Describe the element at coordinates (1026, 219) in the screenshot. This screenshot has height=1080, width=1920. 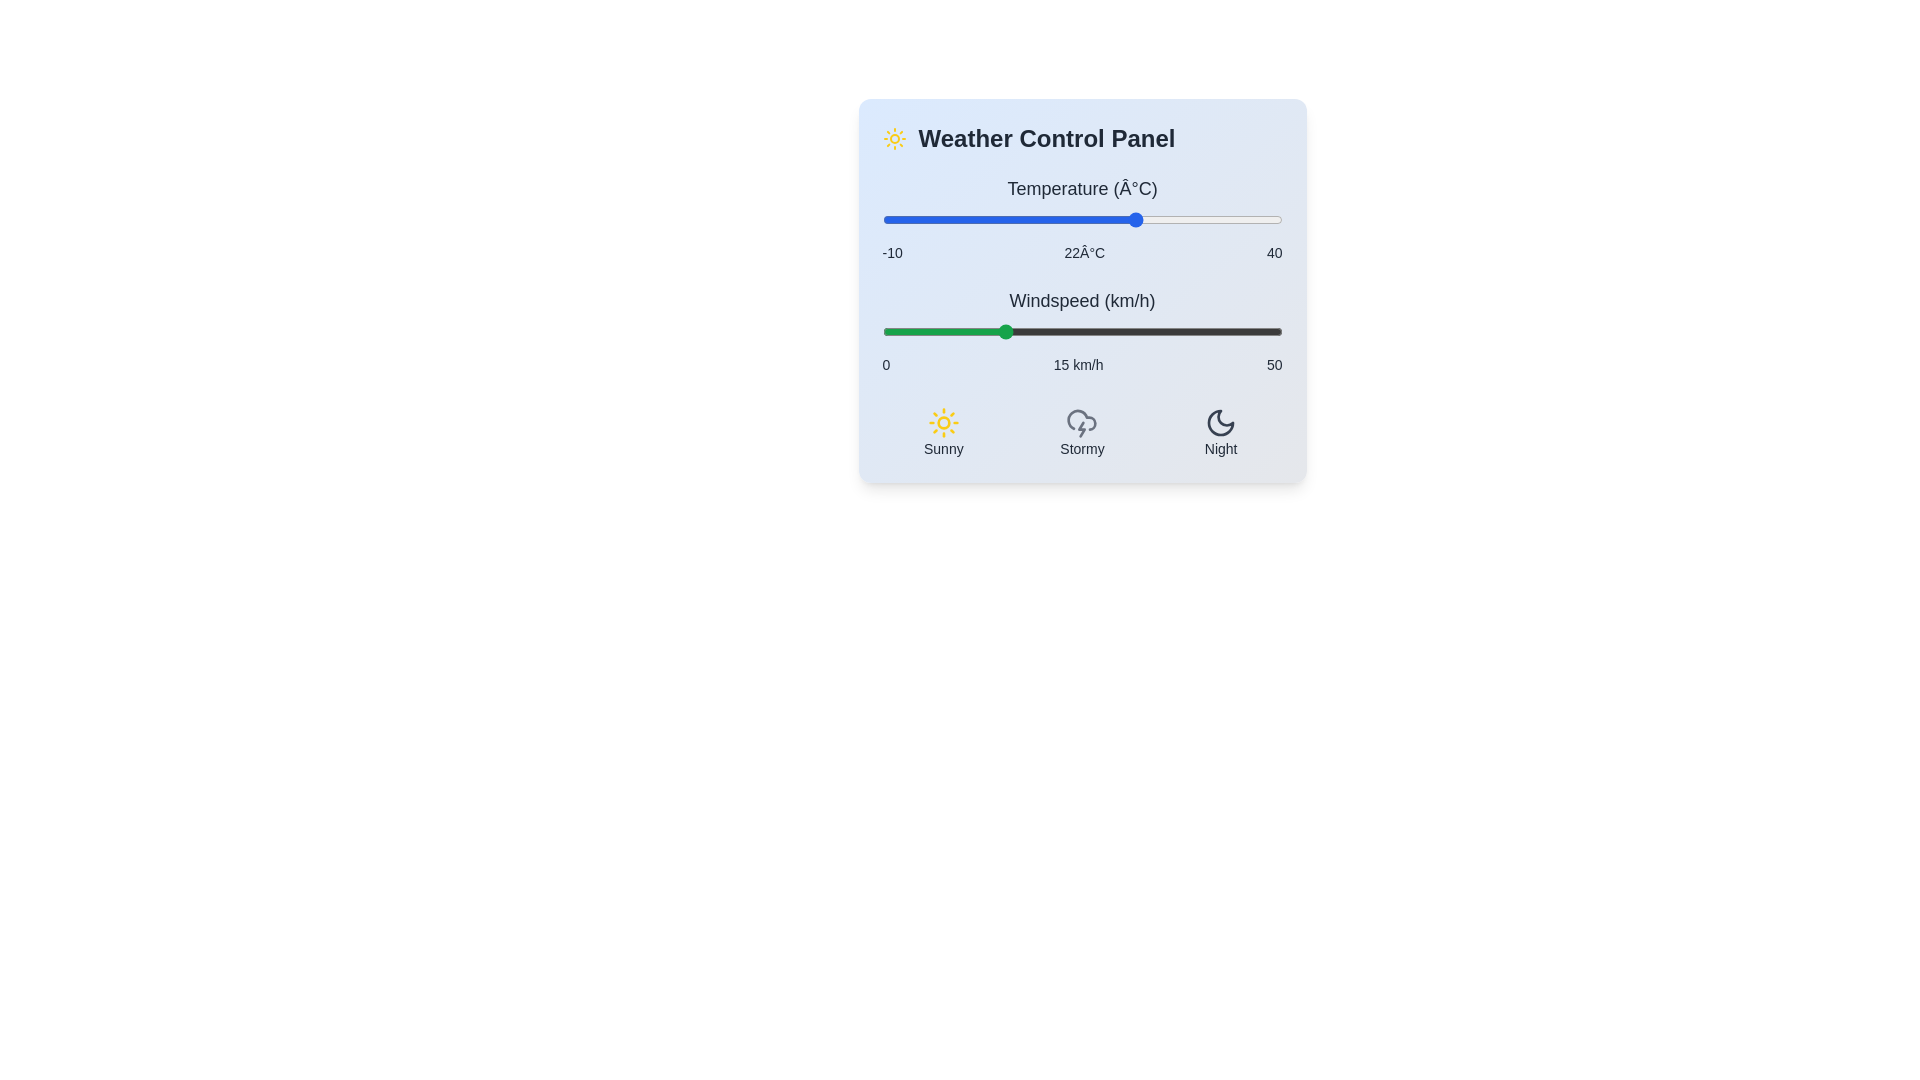
I see `the Temperature slider` at that location.